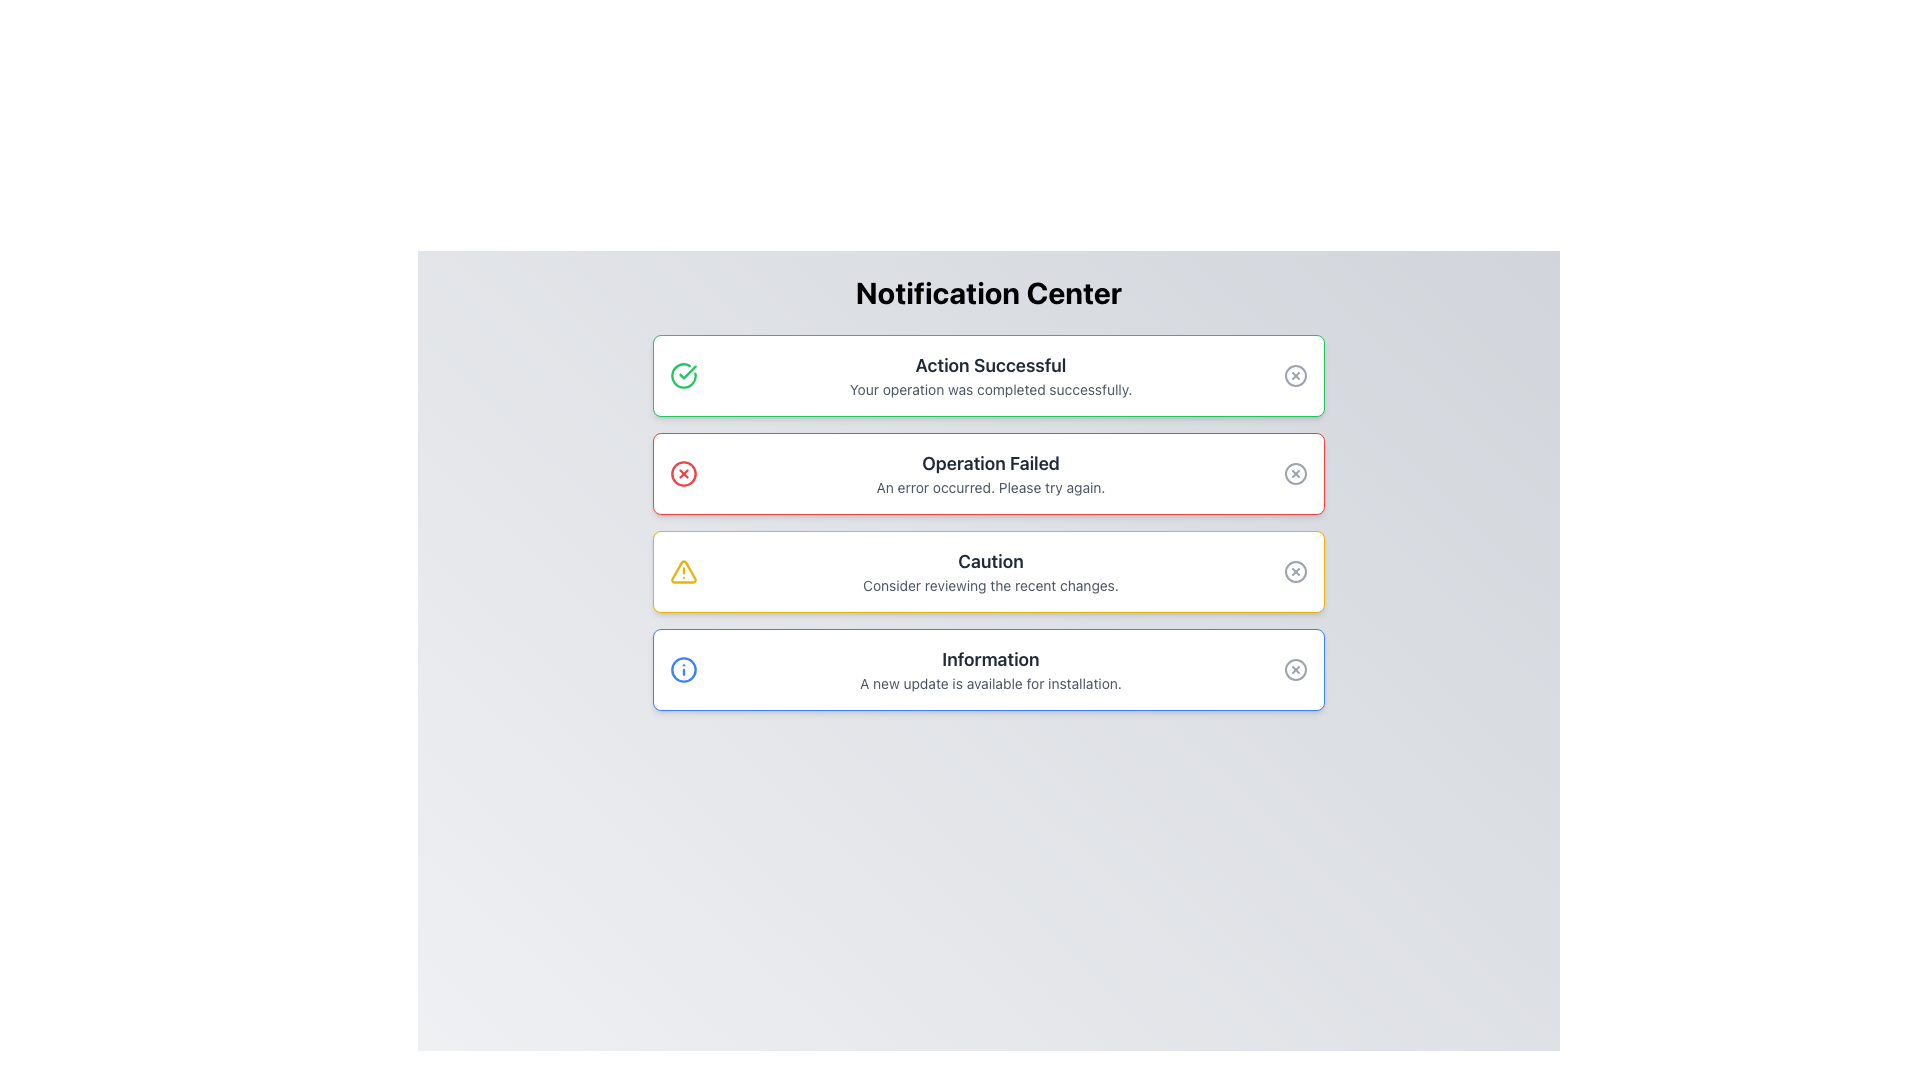 The image size is (1920, 1080). Describe the element at coordinates (990, 585) in the screenshot. I see `informational text label located beneath the 'Caution' header in the caution notification area, which provides context or instructions` at that location.